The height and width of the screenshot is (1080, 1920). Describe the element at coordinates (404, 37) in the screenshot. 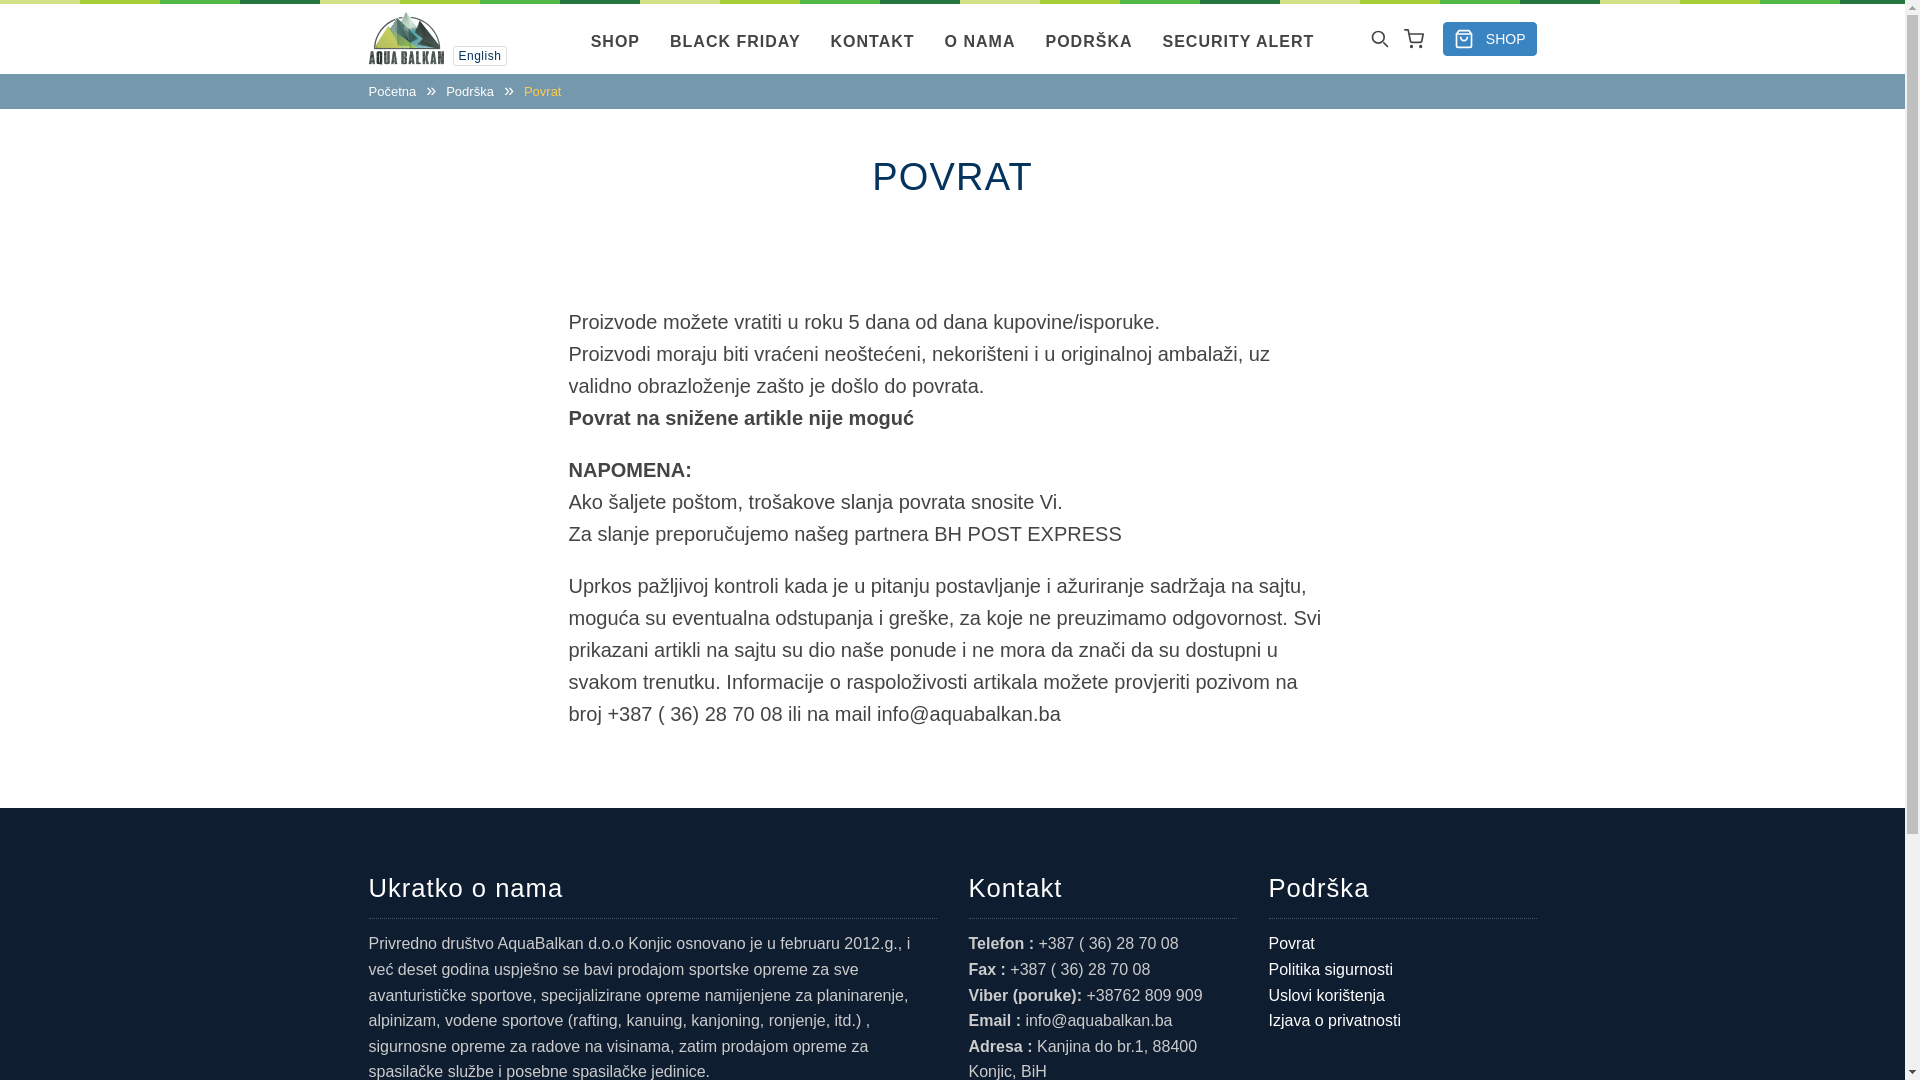

I see `'Naslovna'` at that location.